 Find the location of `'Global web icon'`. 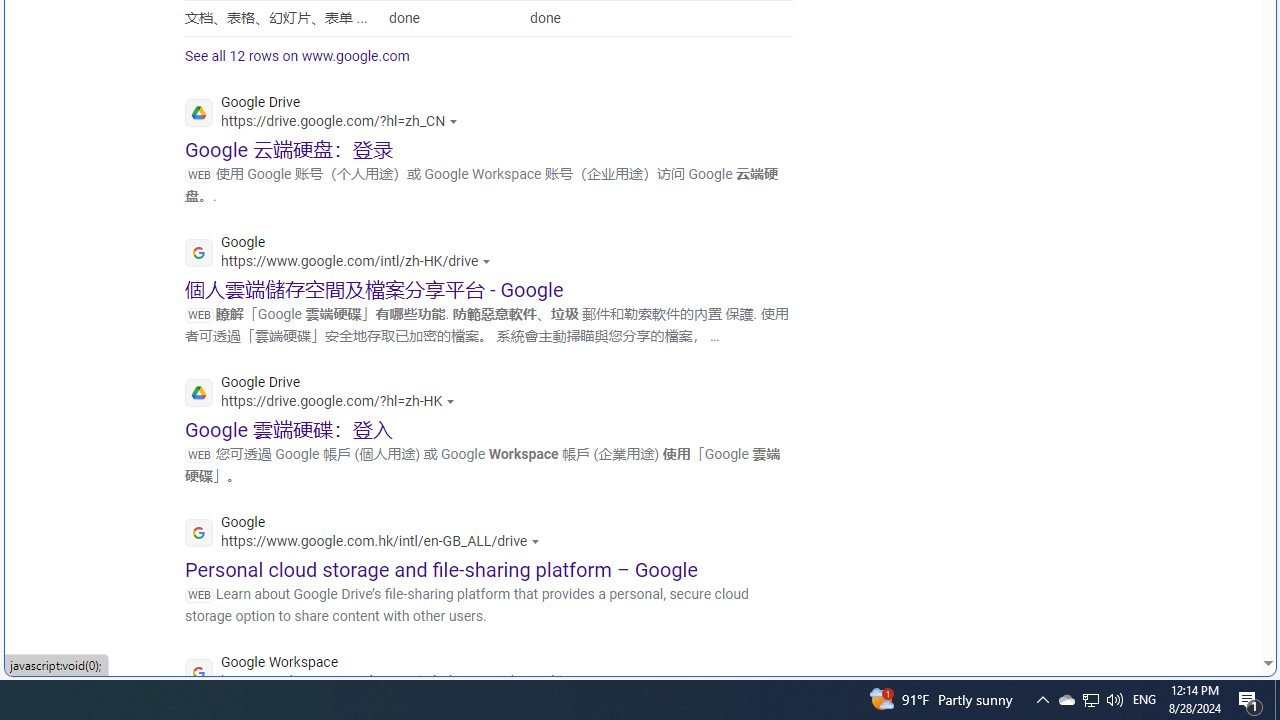

'Global web icon' is located at coordinates (199, 673).